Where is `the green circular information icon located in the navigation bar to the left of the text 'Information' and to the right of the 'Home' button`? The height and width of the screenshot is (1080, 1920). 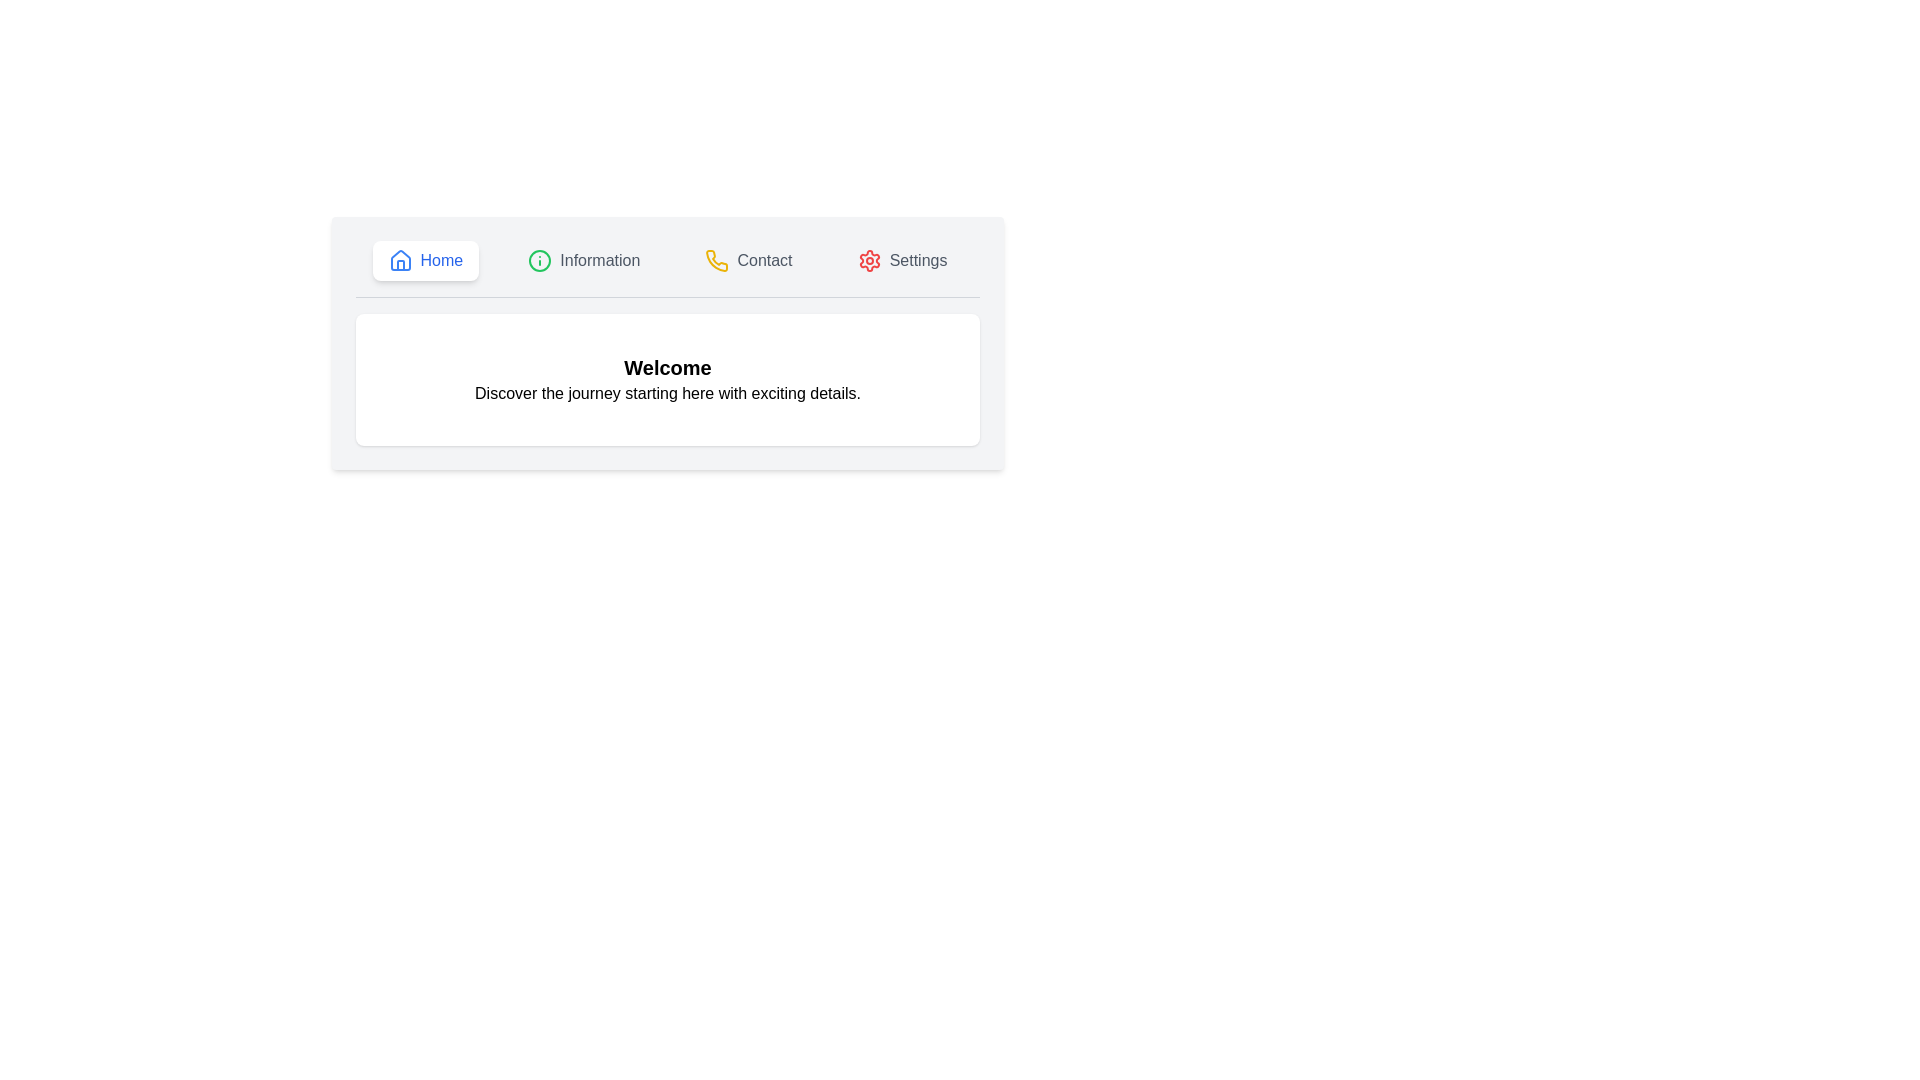 the green circular information icon located in the navigation bar to the left of the text 'Information' and to the right of the 'Home' button is located at coordinates (540, 260).